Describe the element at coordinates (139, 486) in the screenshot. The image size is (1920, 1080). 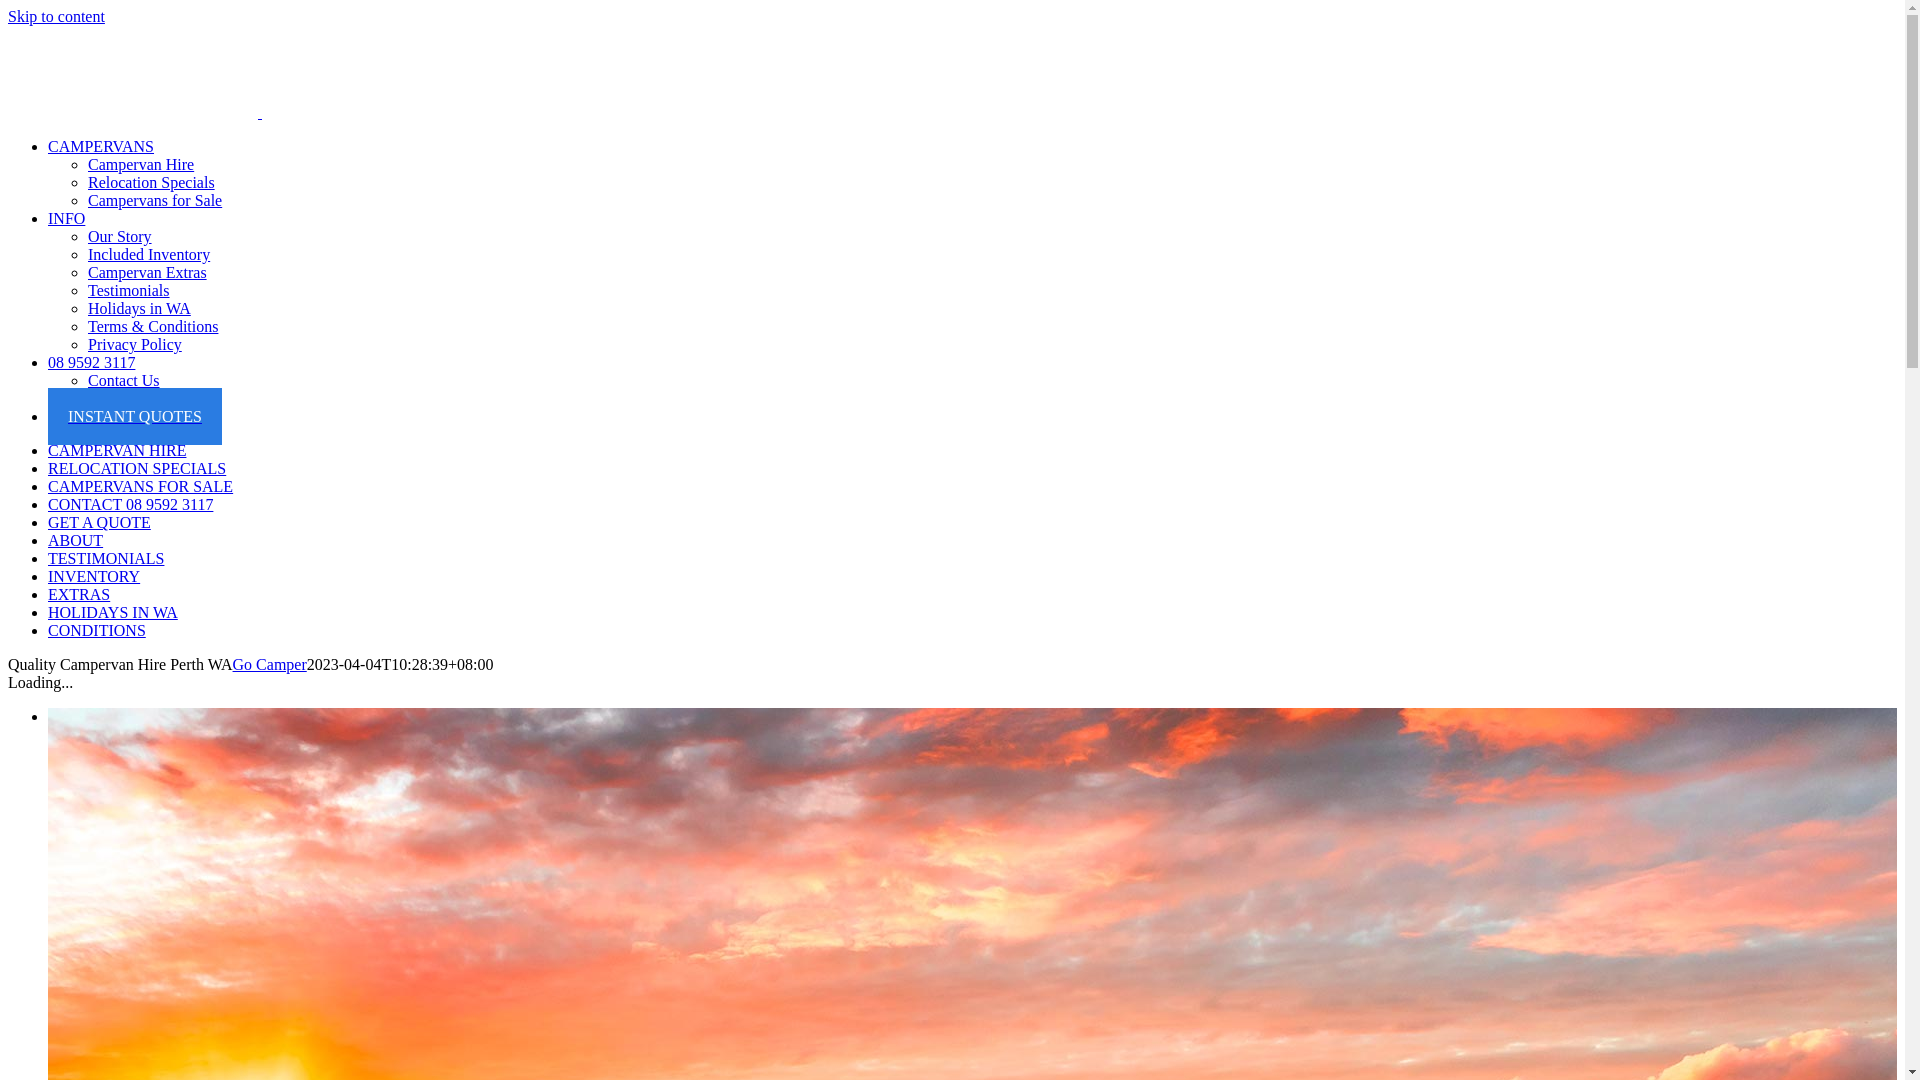
I see `'CAMPERVANS FOR SALE'` at that location.